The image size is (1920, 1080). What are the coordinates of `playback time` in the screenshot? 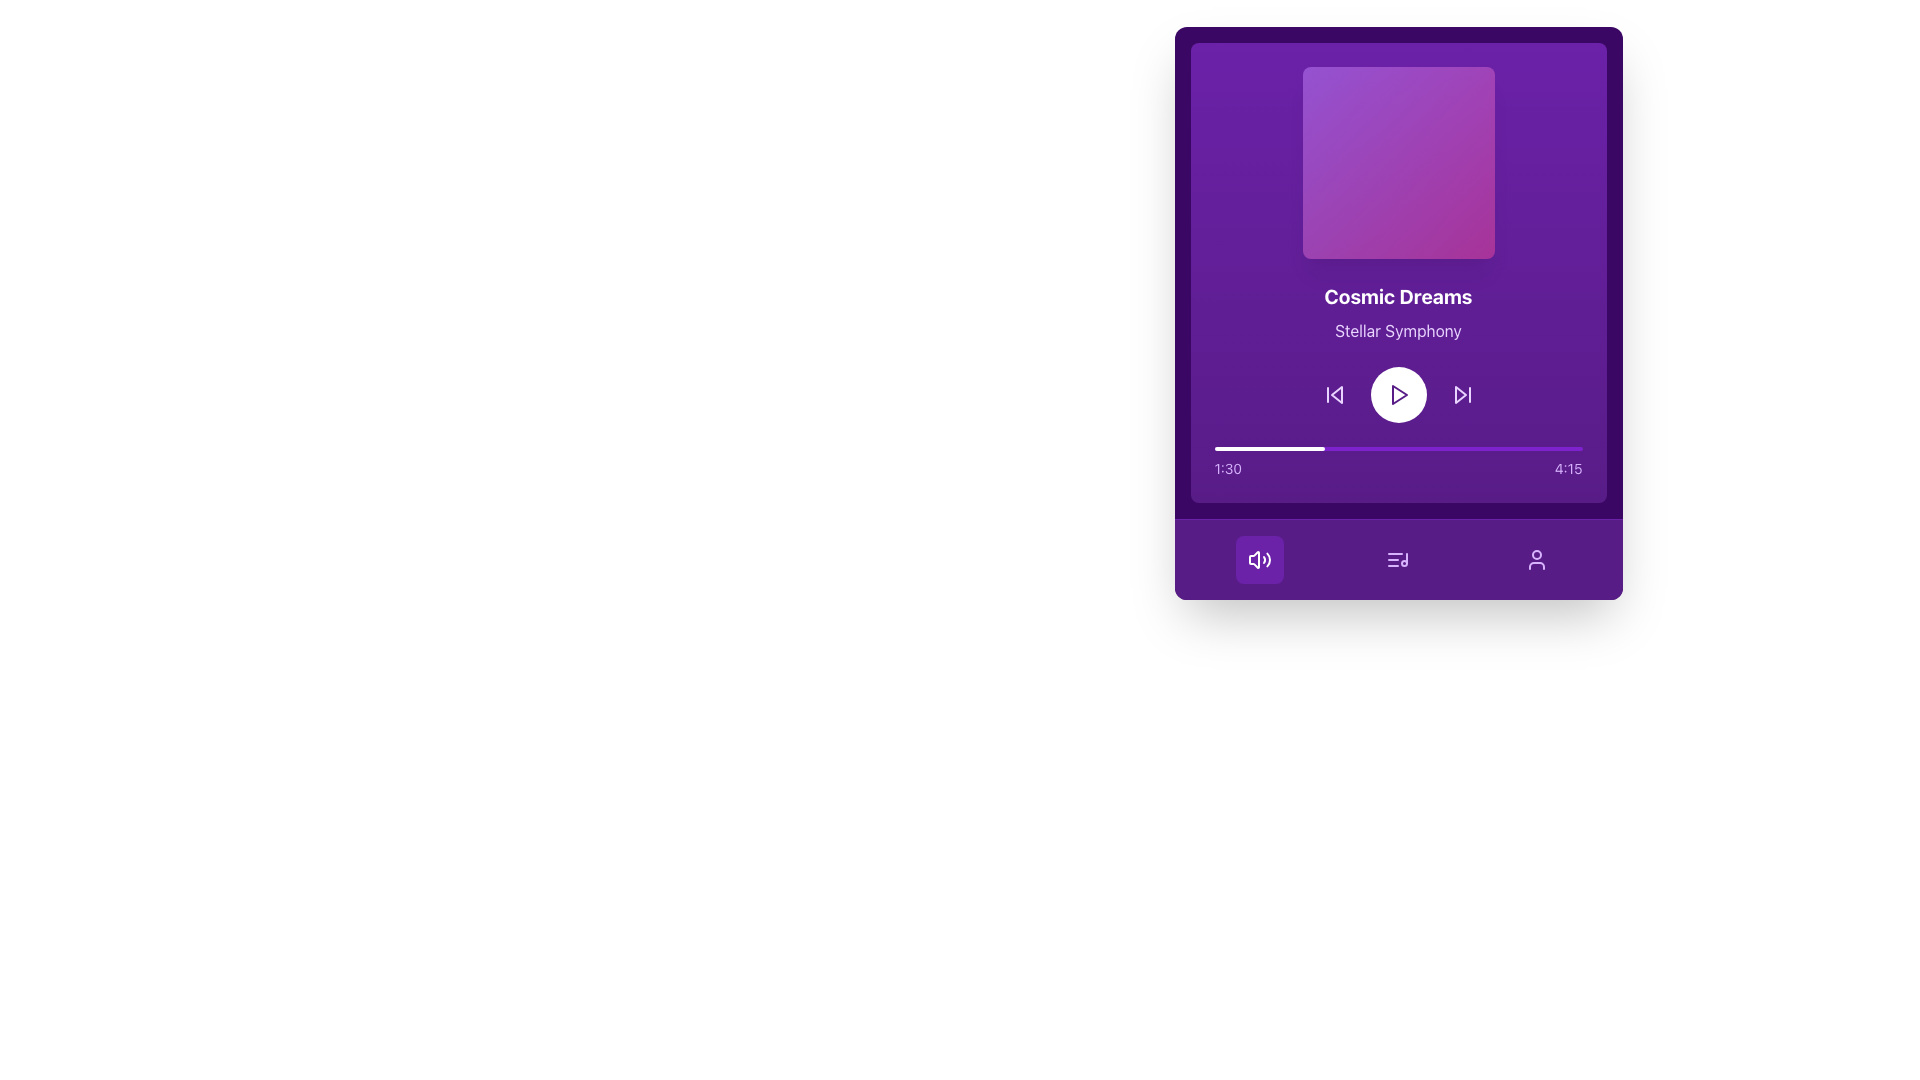 It's located at (1213, 447).